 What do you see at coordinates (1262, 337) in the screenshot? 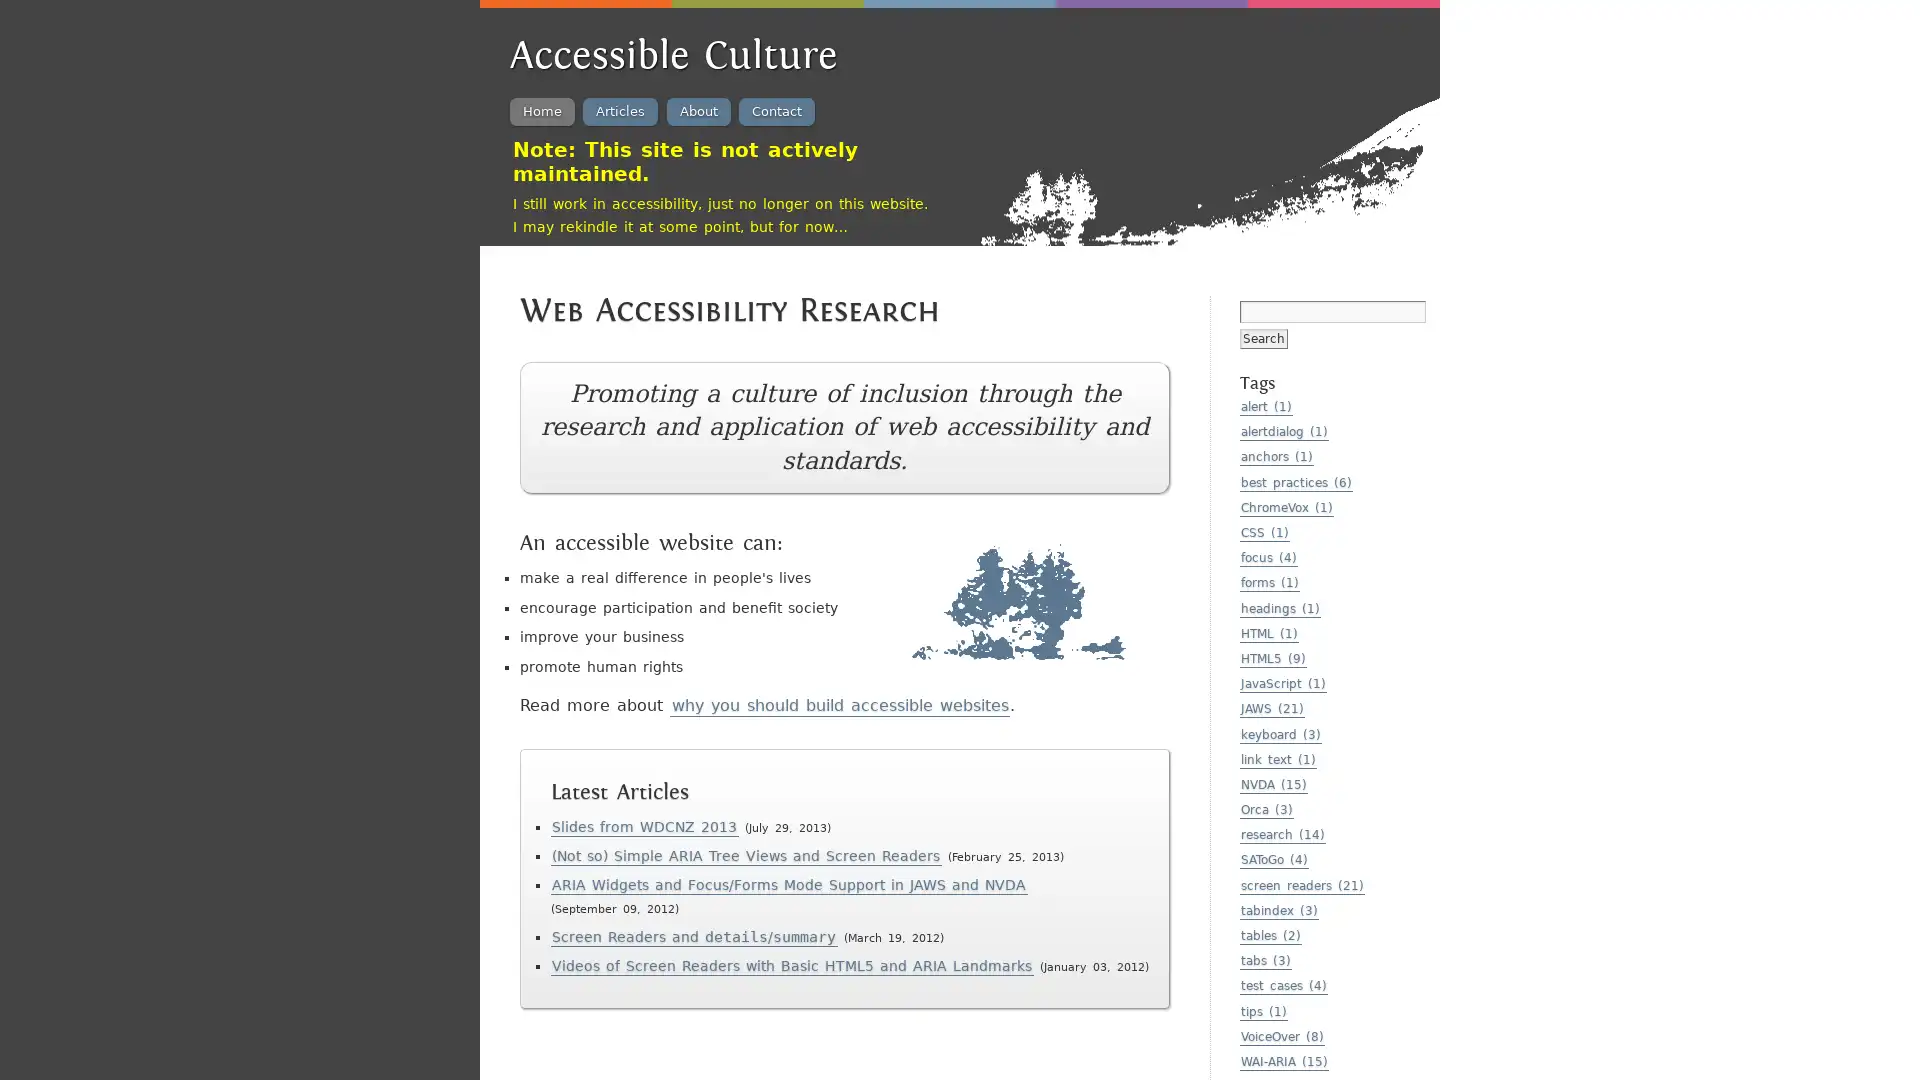
I see `Search` at bounding box center [1262, 337].